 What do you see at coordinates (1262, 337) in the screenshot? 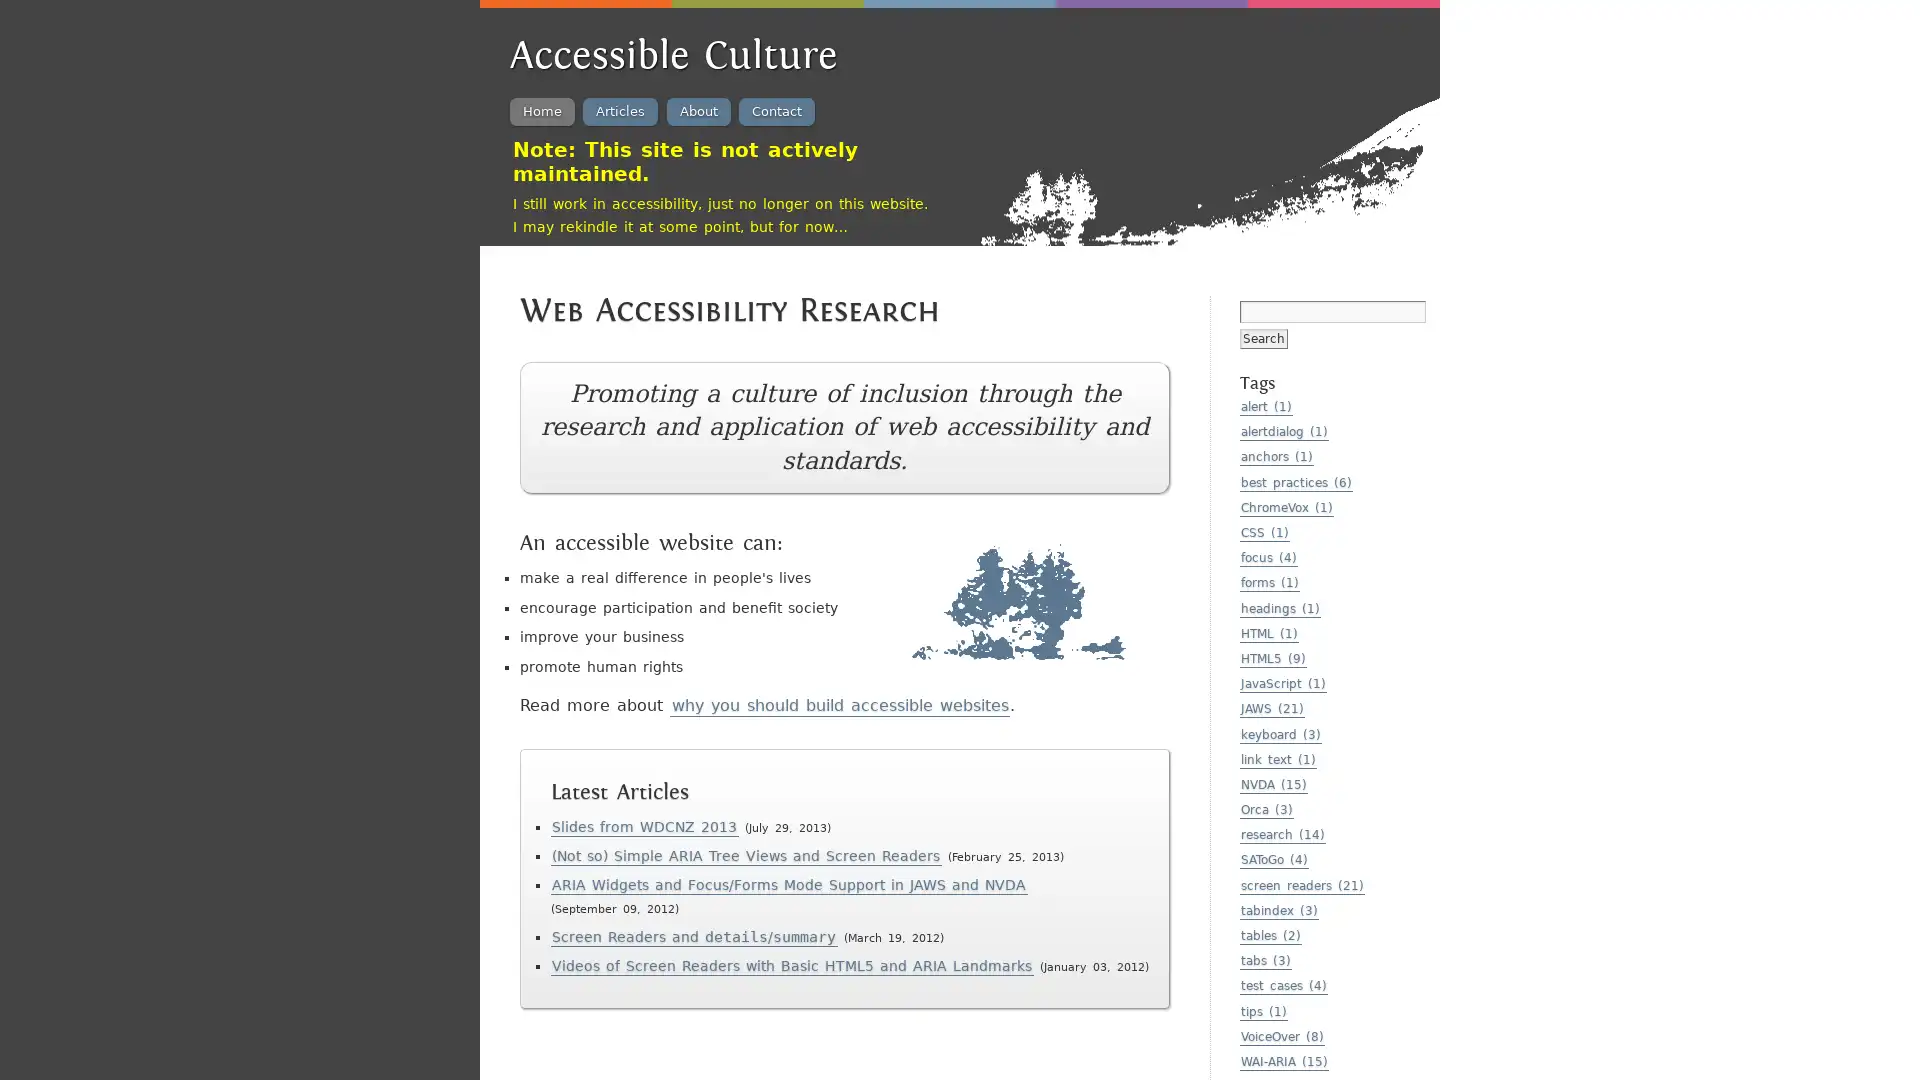
I see `Search` at bounding box center [1262, 337].